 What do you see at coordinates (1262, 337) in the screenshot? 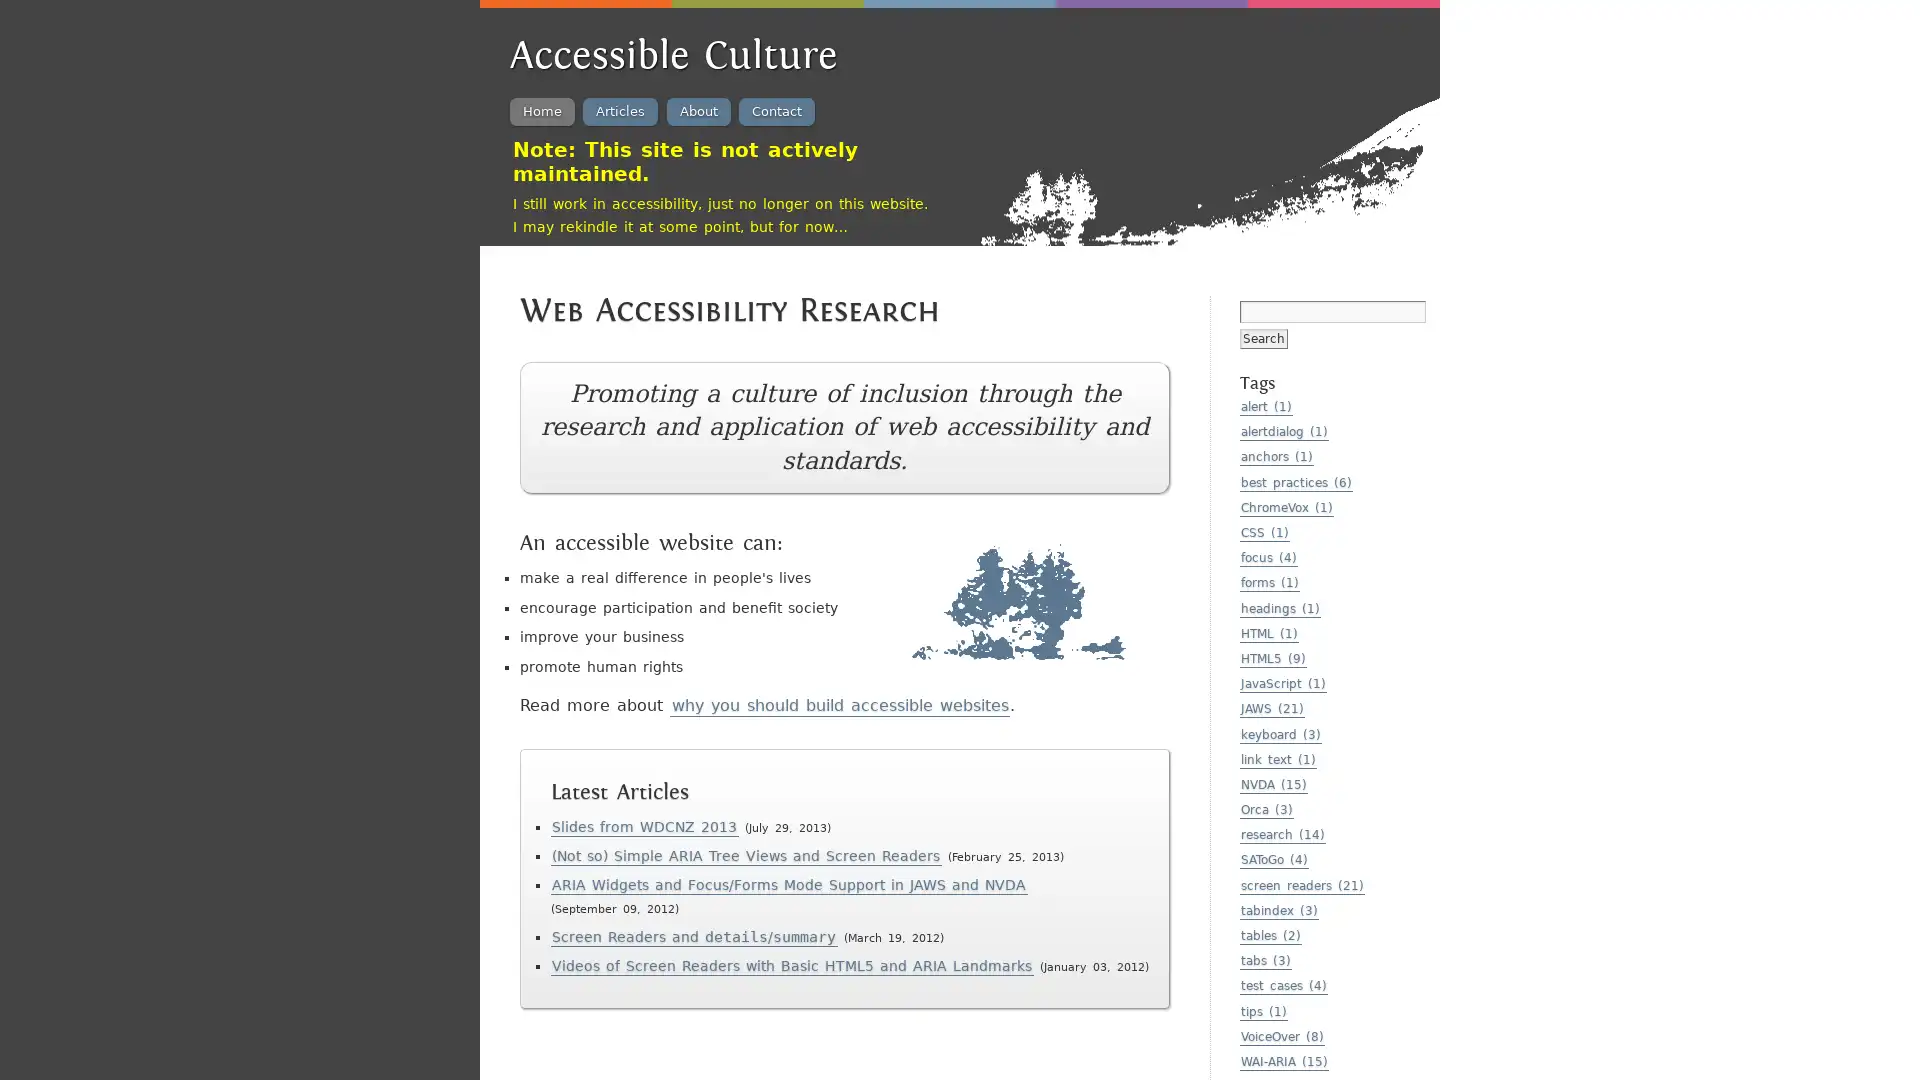
I see `Search` at bounding box center [1262, 337].